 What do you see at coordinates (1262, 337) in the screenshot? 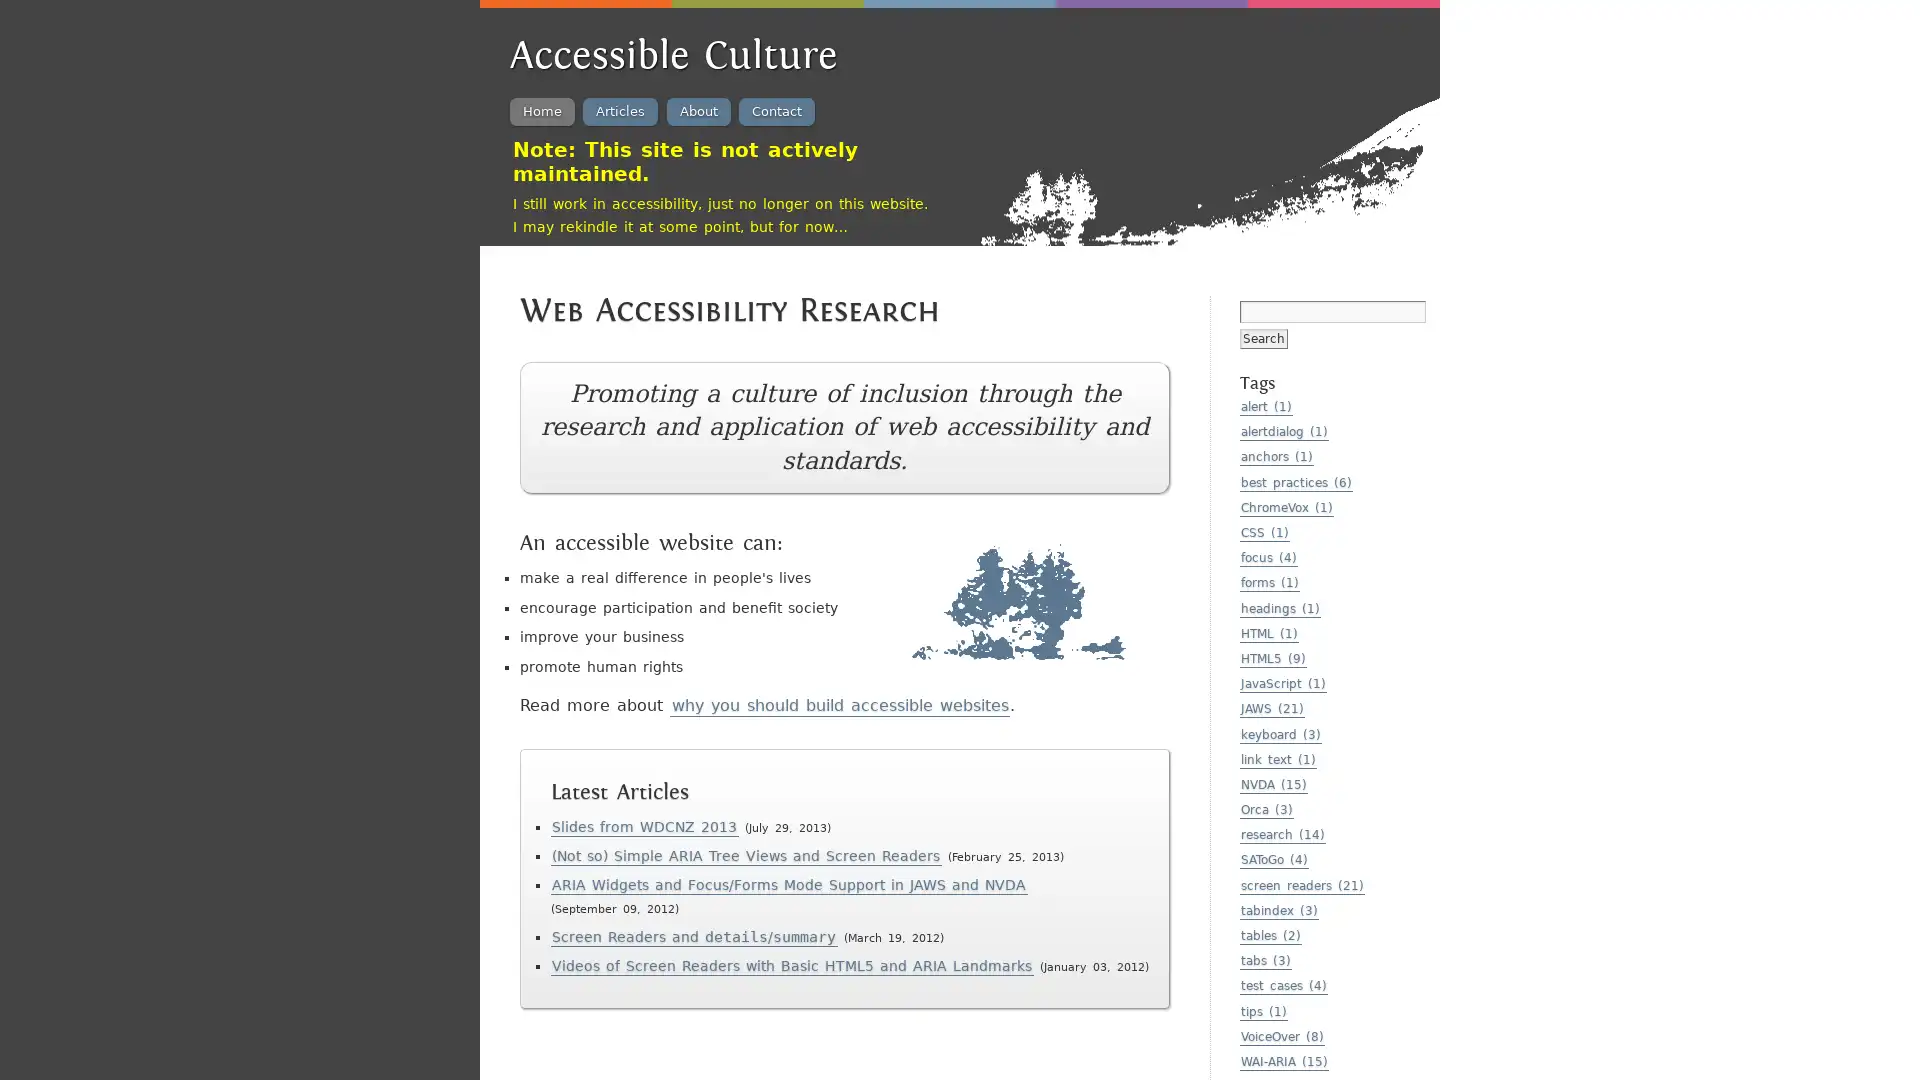
I see `Search` at bounding box center [1262, 337].